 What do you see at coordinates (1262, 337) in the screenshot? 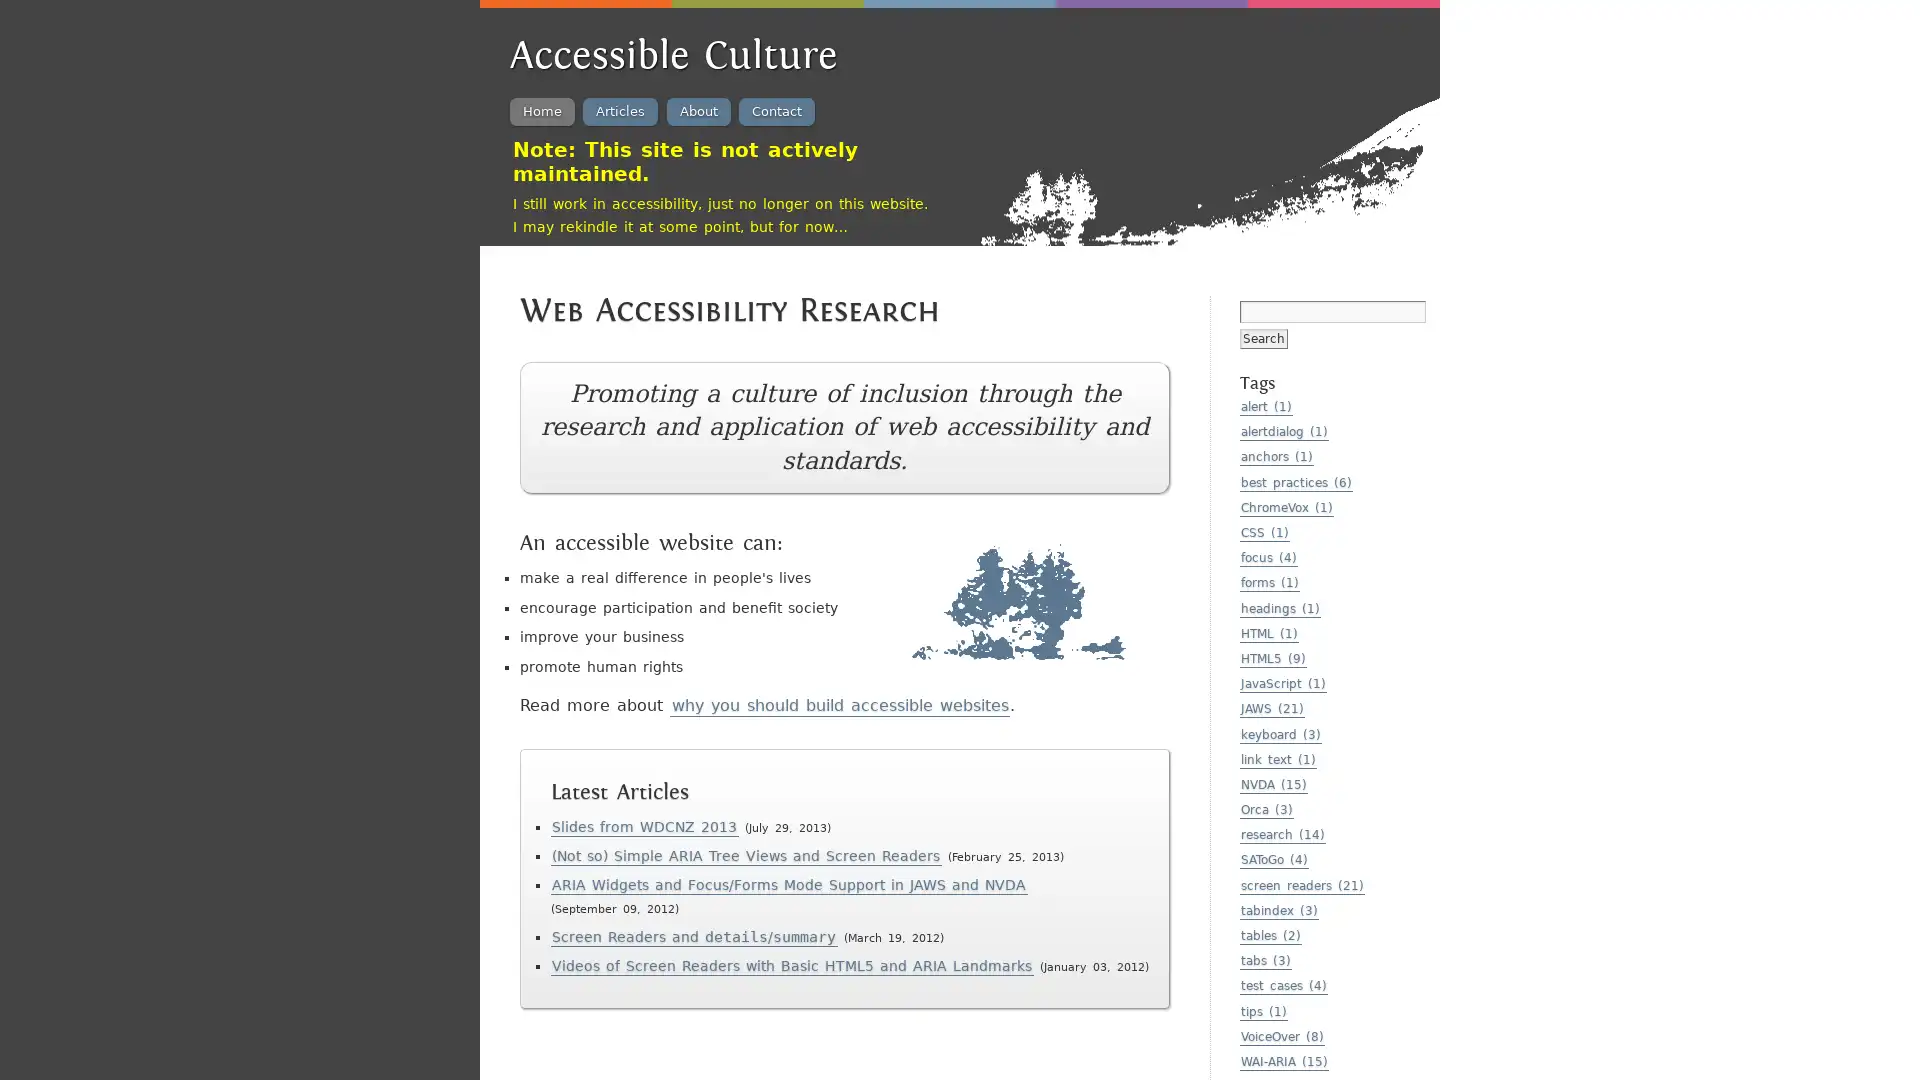
I see `Search` at bounding box center [1262, 337].